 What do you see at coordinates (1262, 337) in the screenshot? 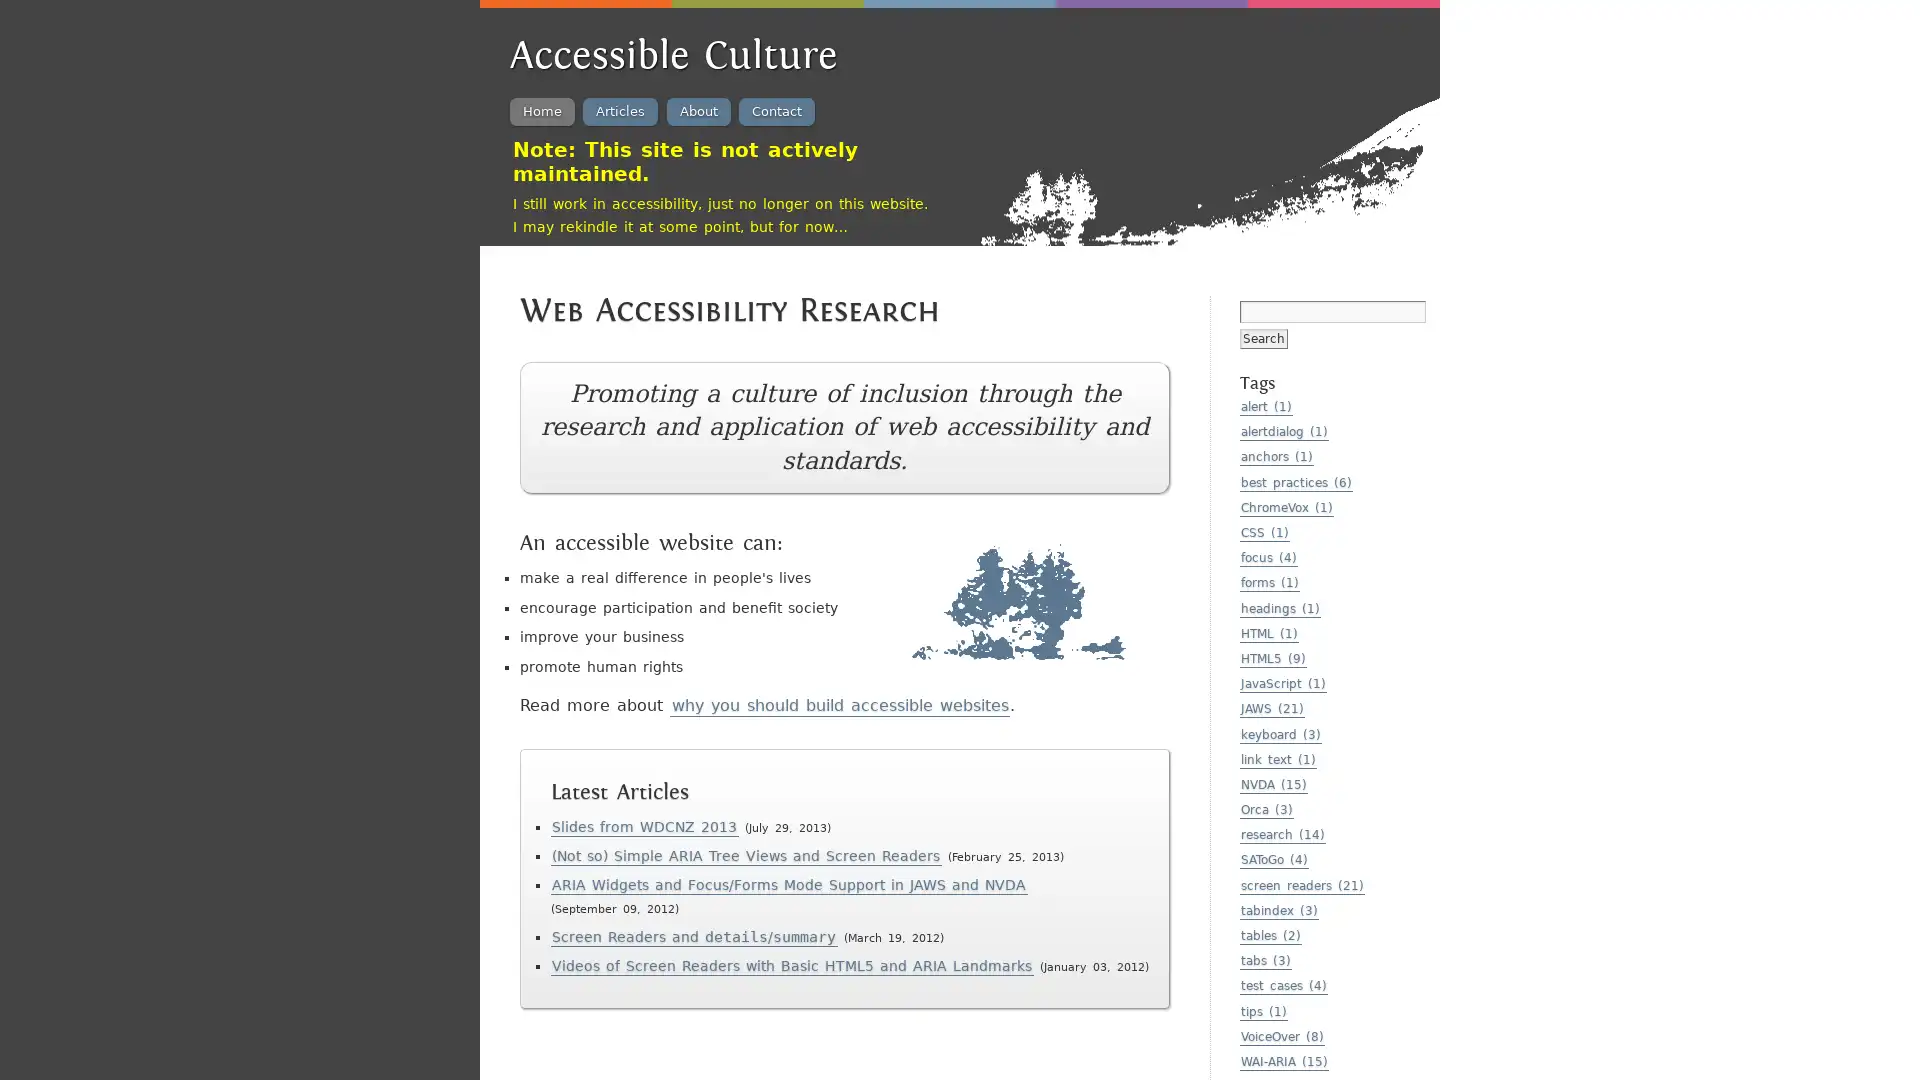
I see `Search` at bounding box center [1262, 337].